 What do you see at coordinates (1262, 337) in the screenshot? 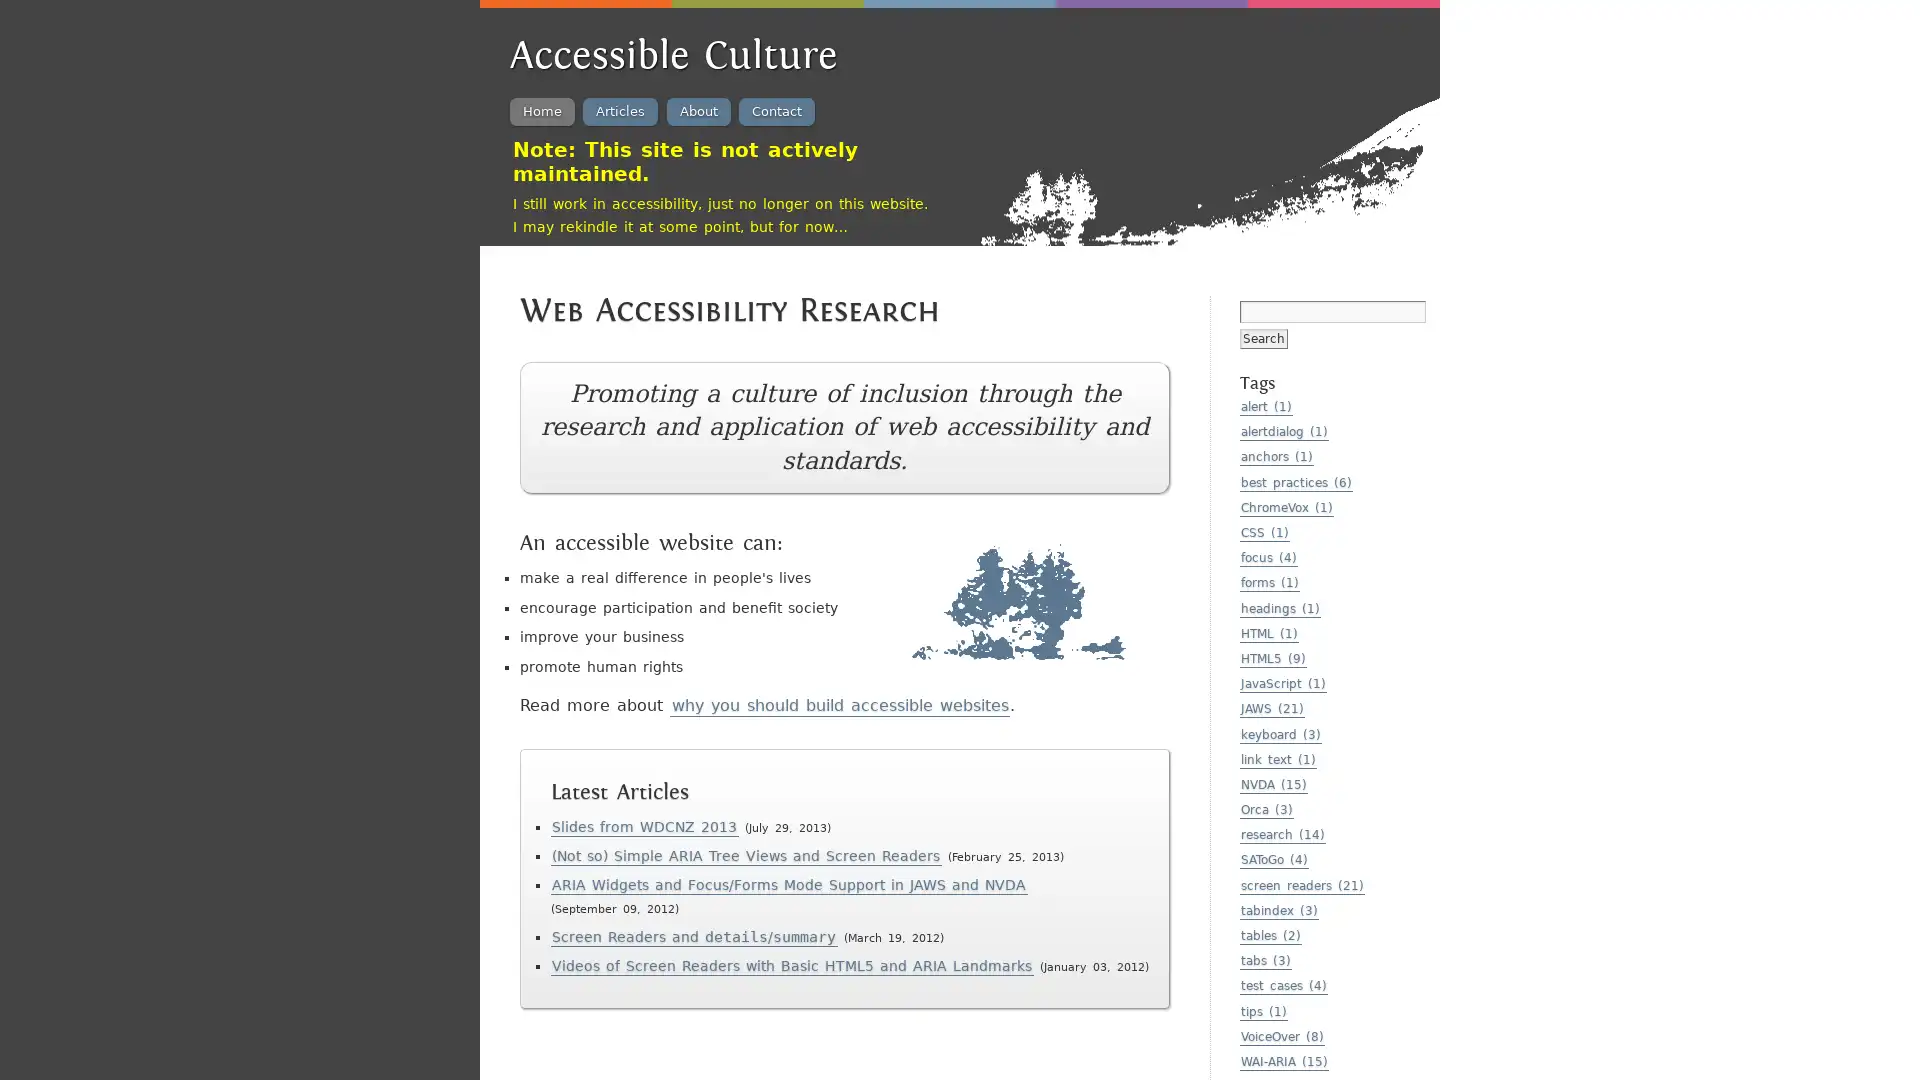
I see `Search` at bounding box center [1262, 337].